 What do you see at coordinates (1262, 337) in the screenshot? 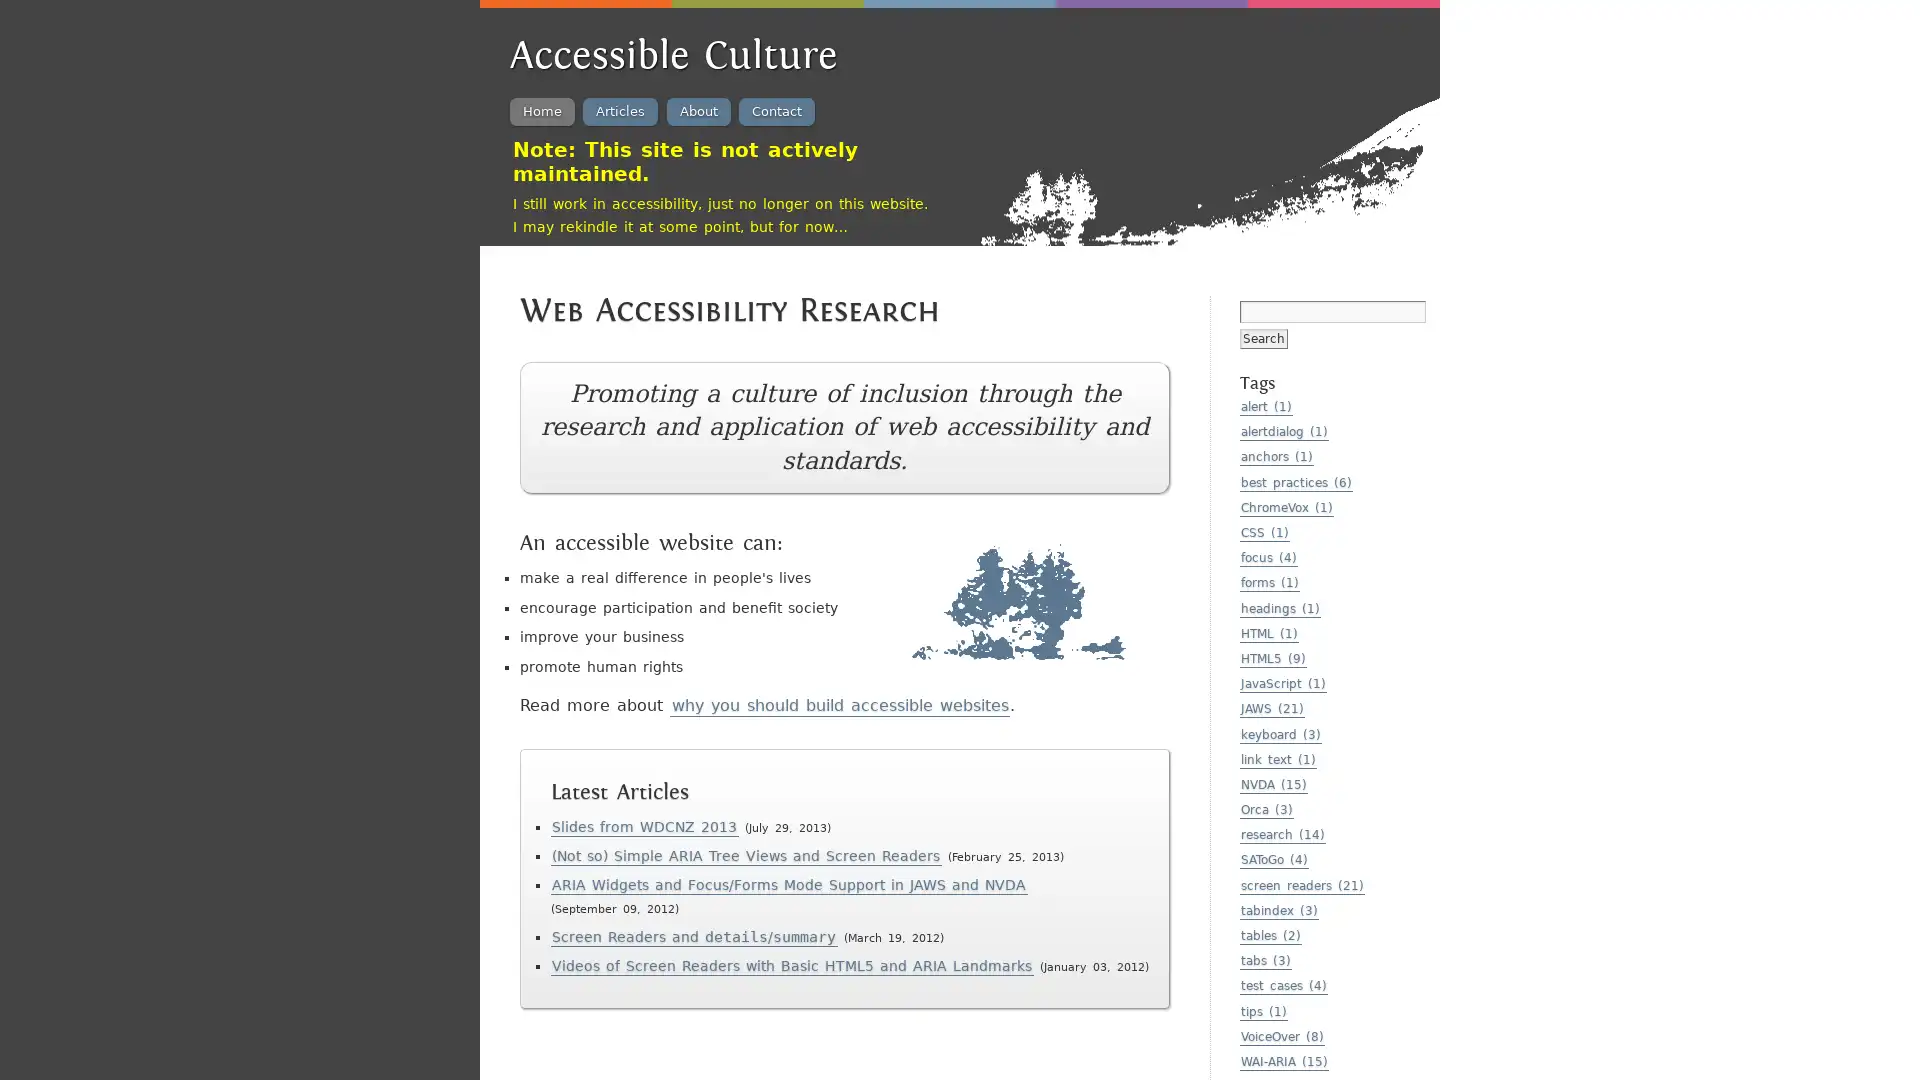
I see `Search` at bounding box center [1262, 337].